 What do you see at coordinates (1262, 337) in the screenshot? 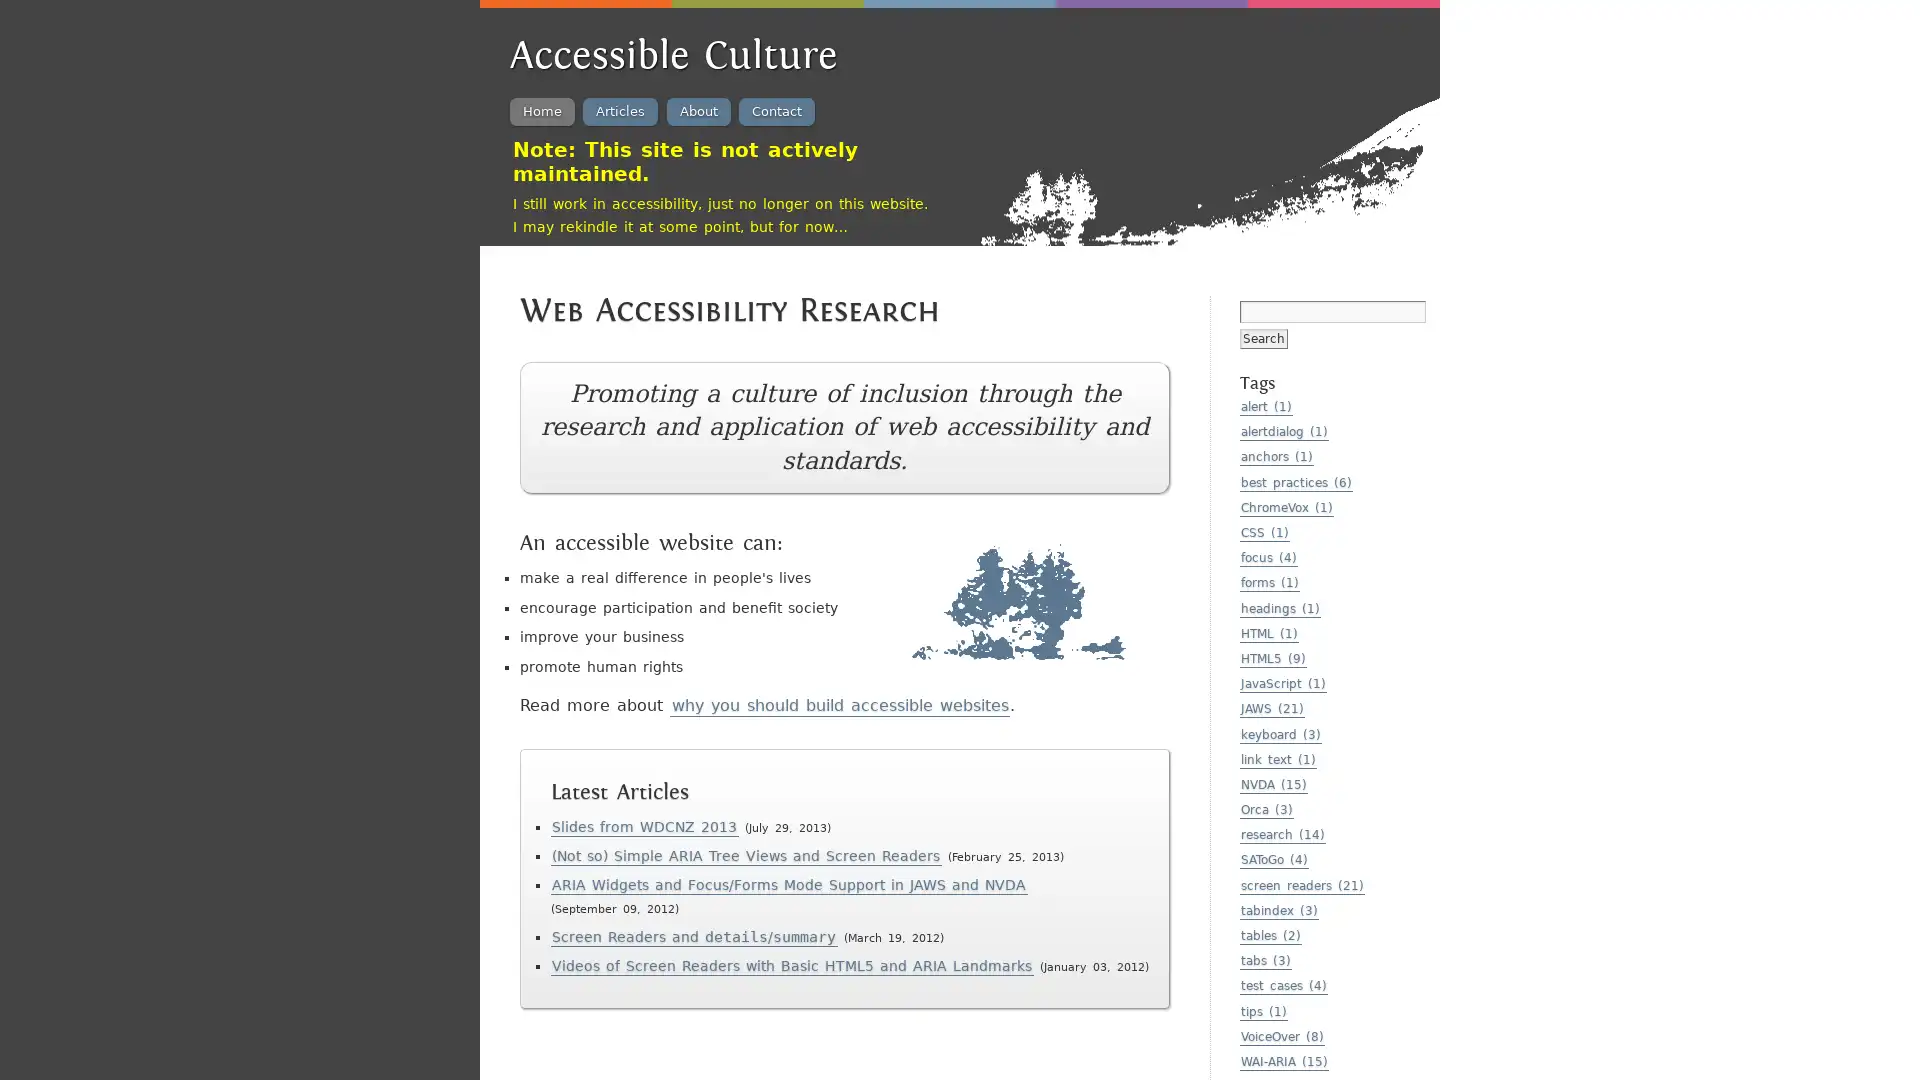
I see `Search` at bounding box center [1262, 337].